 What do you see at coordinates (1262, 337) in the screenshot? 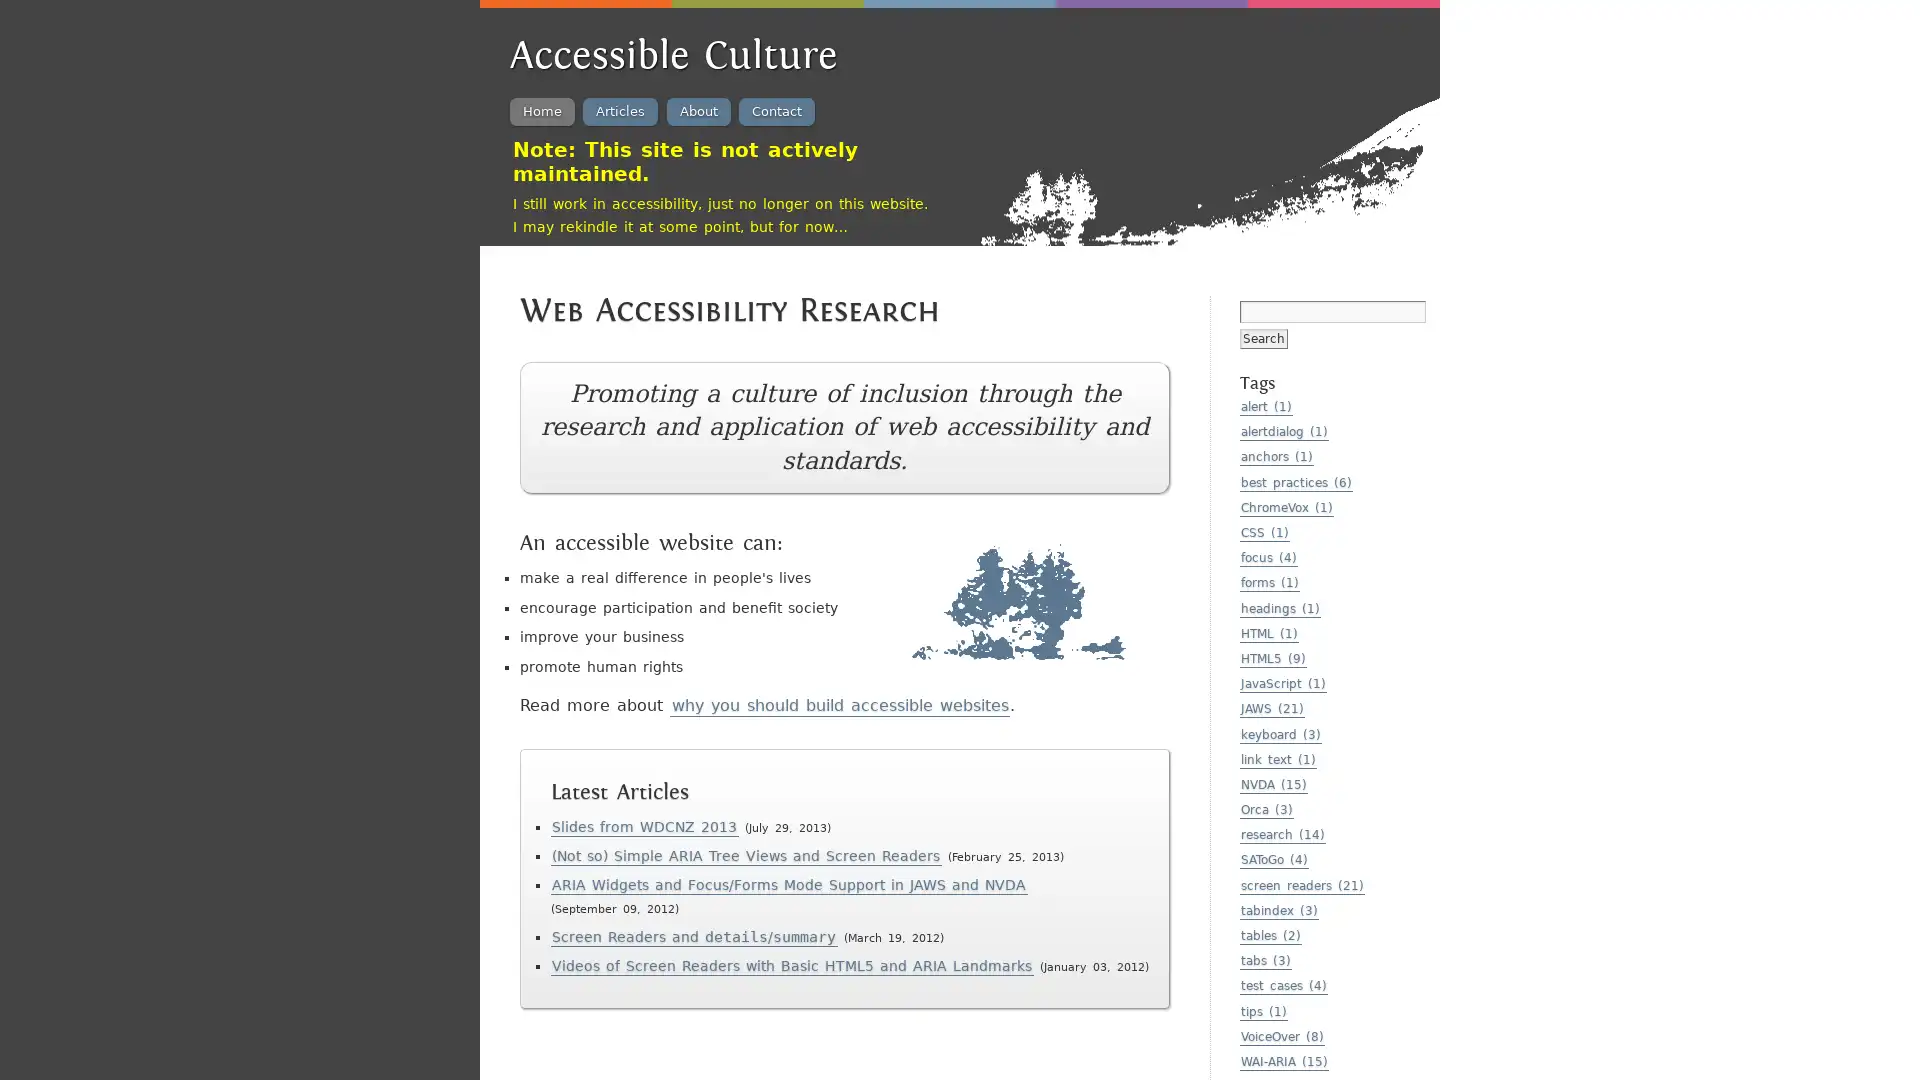
I see `Search` at bounding box center [1262, 337].